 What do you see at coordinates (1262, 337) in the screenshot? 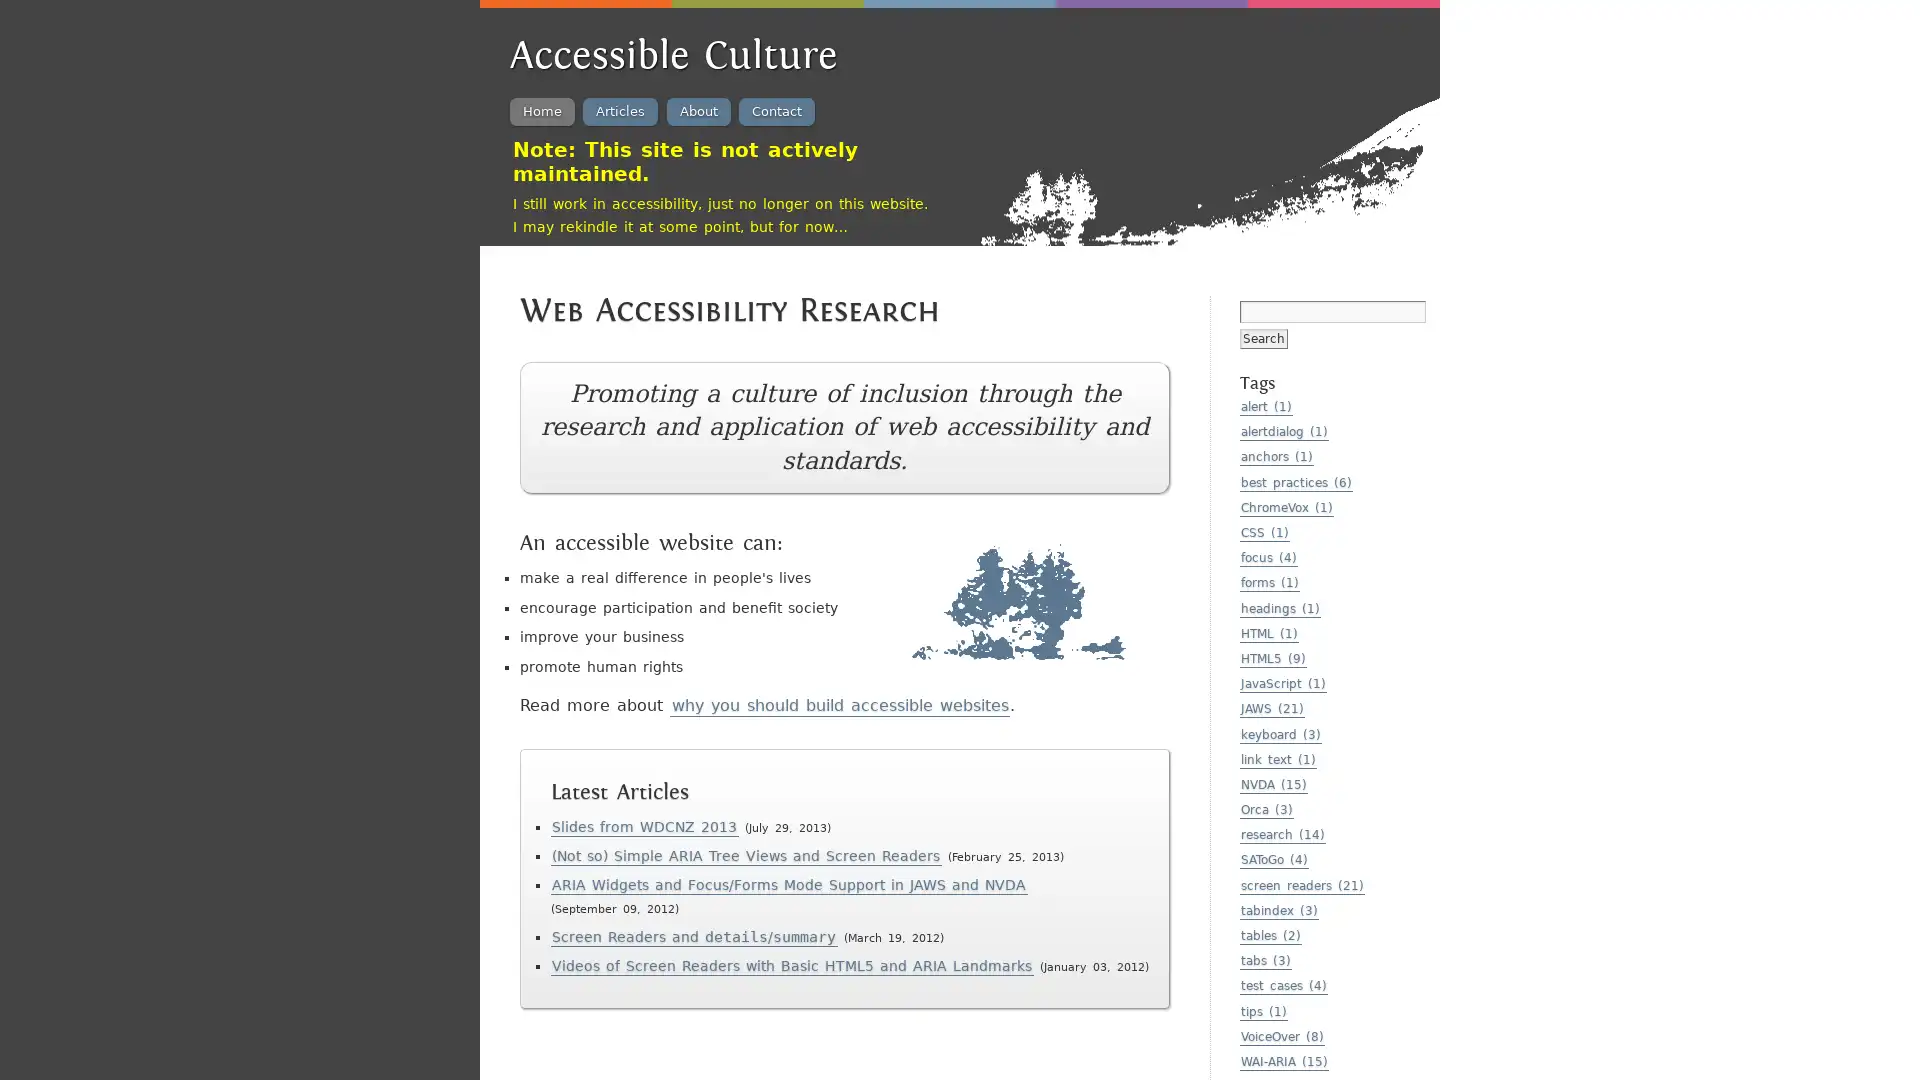
I see `Search` at bounding box center [1262, 337].